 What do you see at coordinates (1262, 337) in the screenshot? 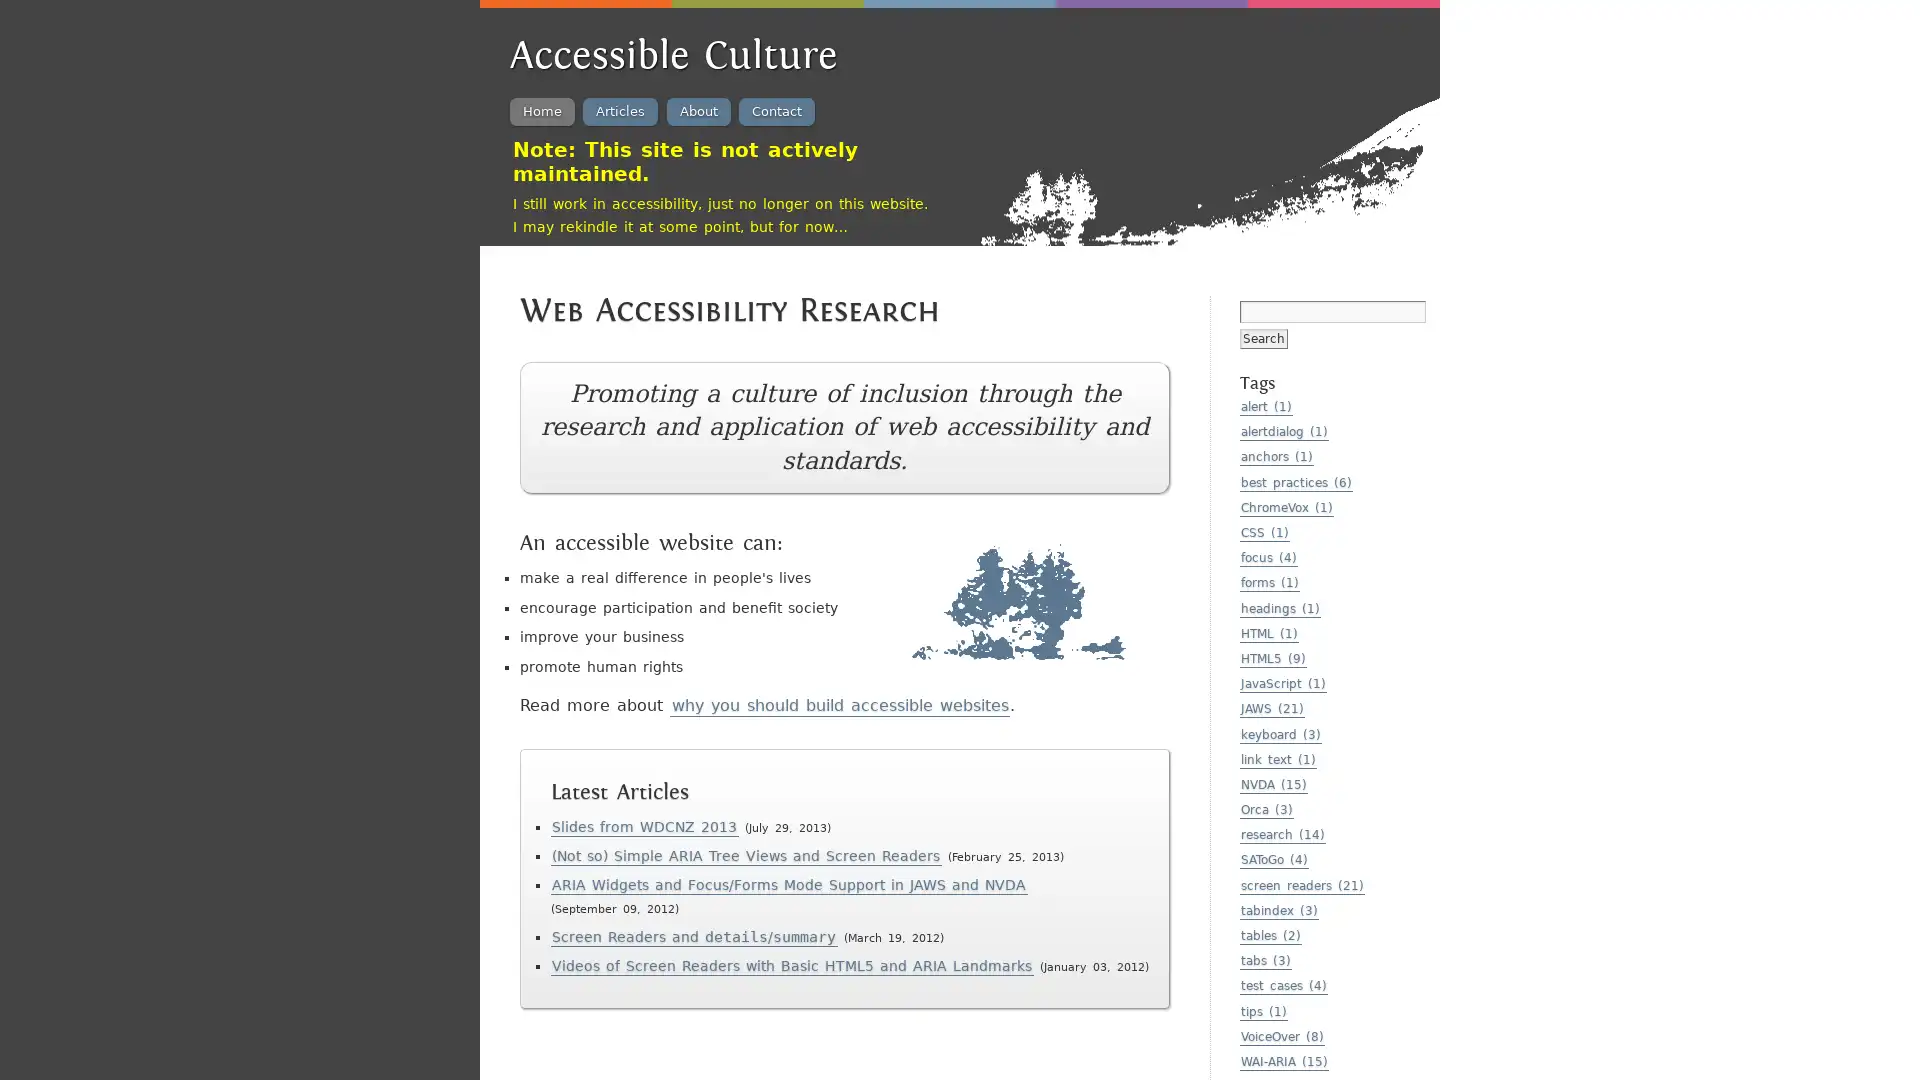
I see `Search` at bounding box center [1262, 337].